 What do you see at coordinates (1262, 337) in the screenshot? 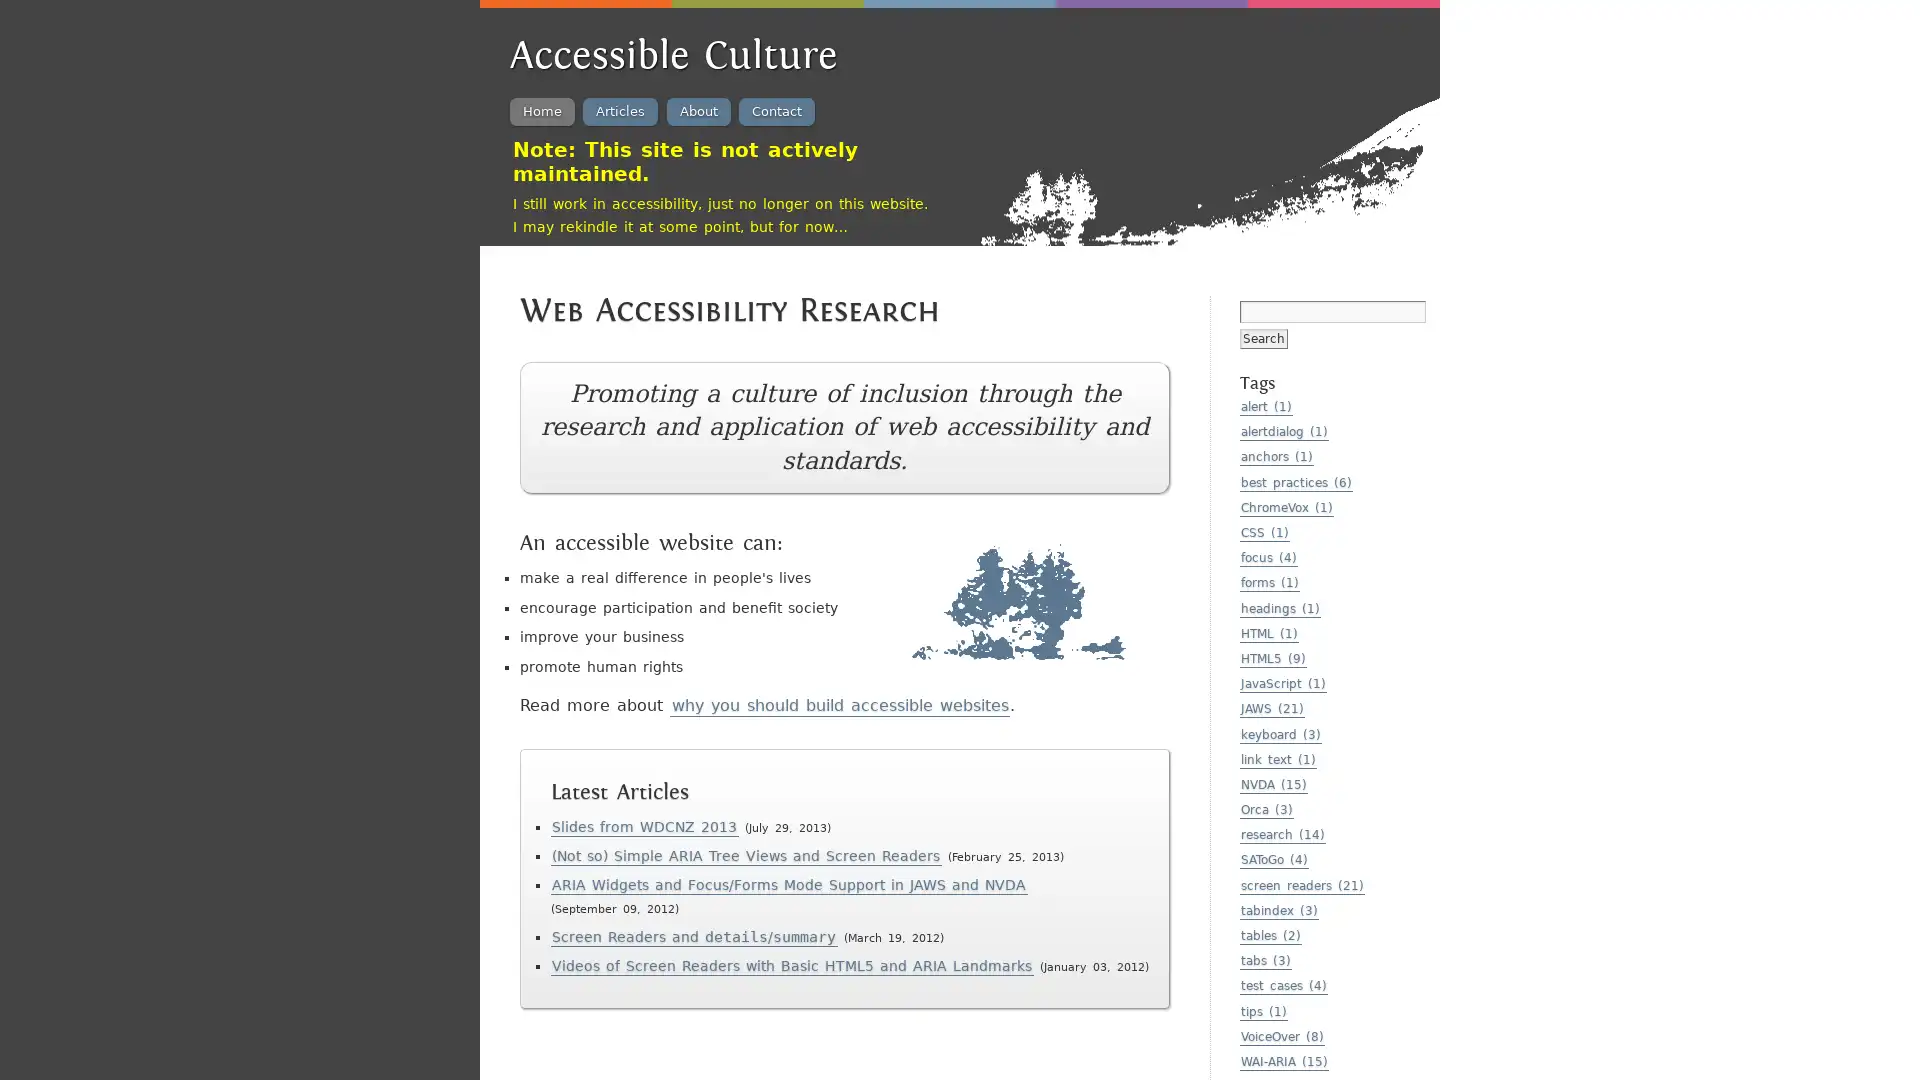
I see `Search` at bounding box center [1262, 337].